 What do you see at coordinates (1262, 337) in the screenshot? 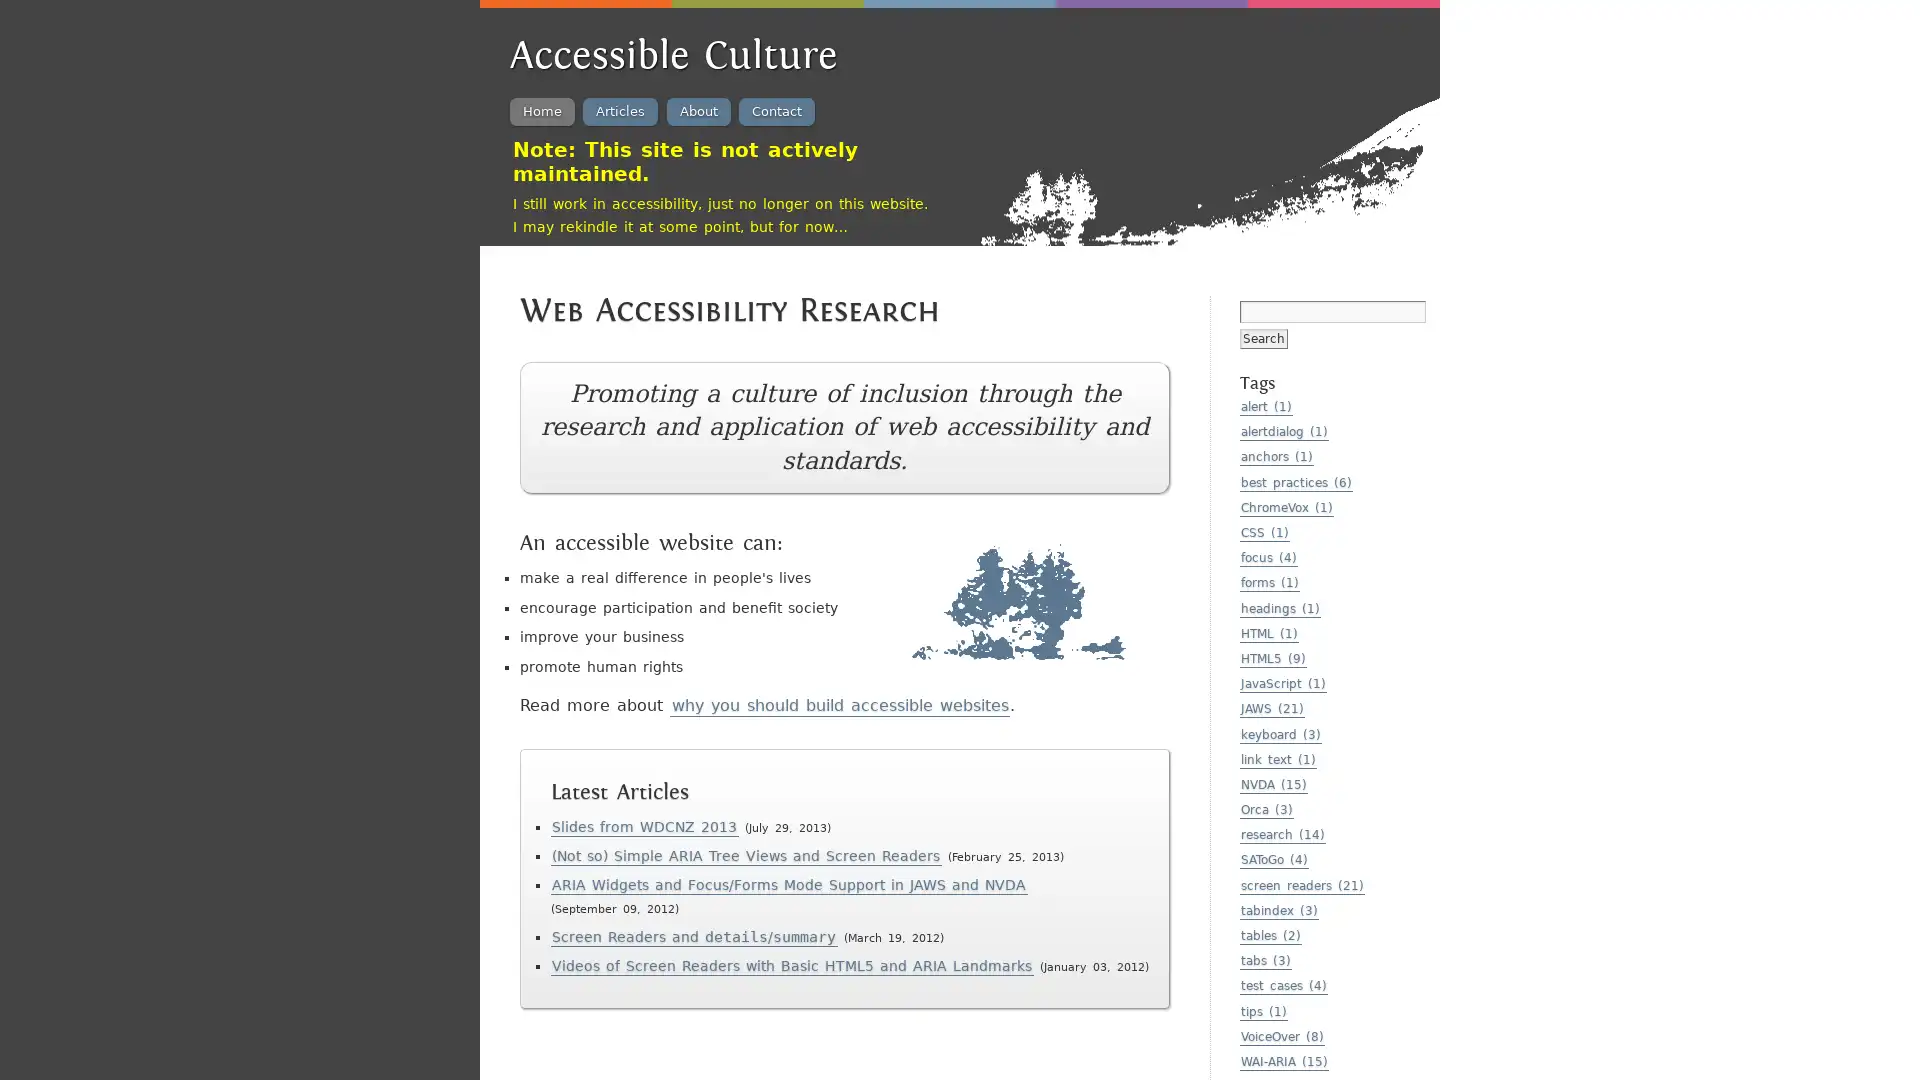
I see `Search` at bounding box center [1262, 337].